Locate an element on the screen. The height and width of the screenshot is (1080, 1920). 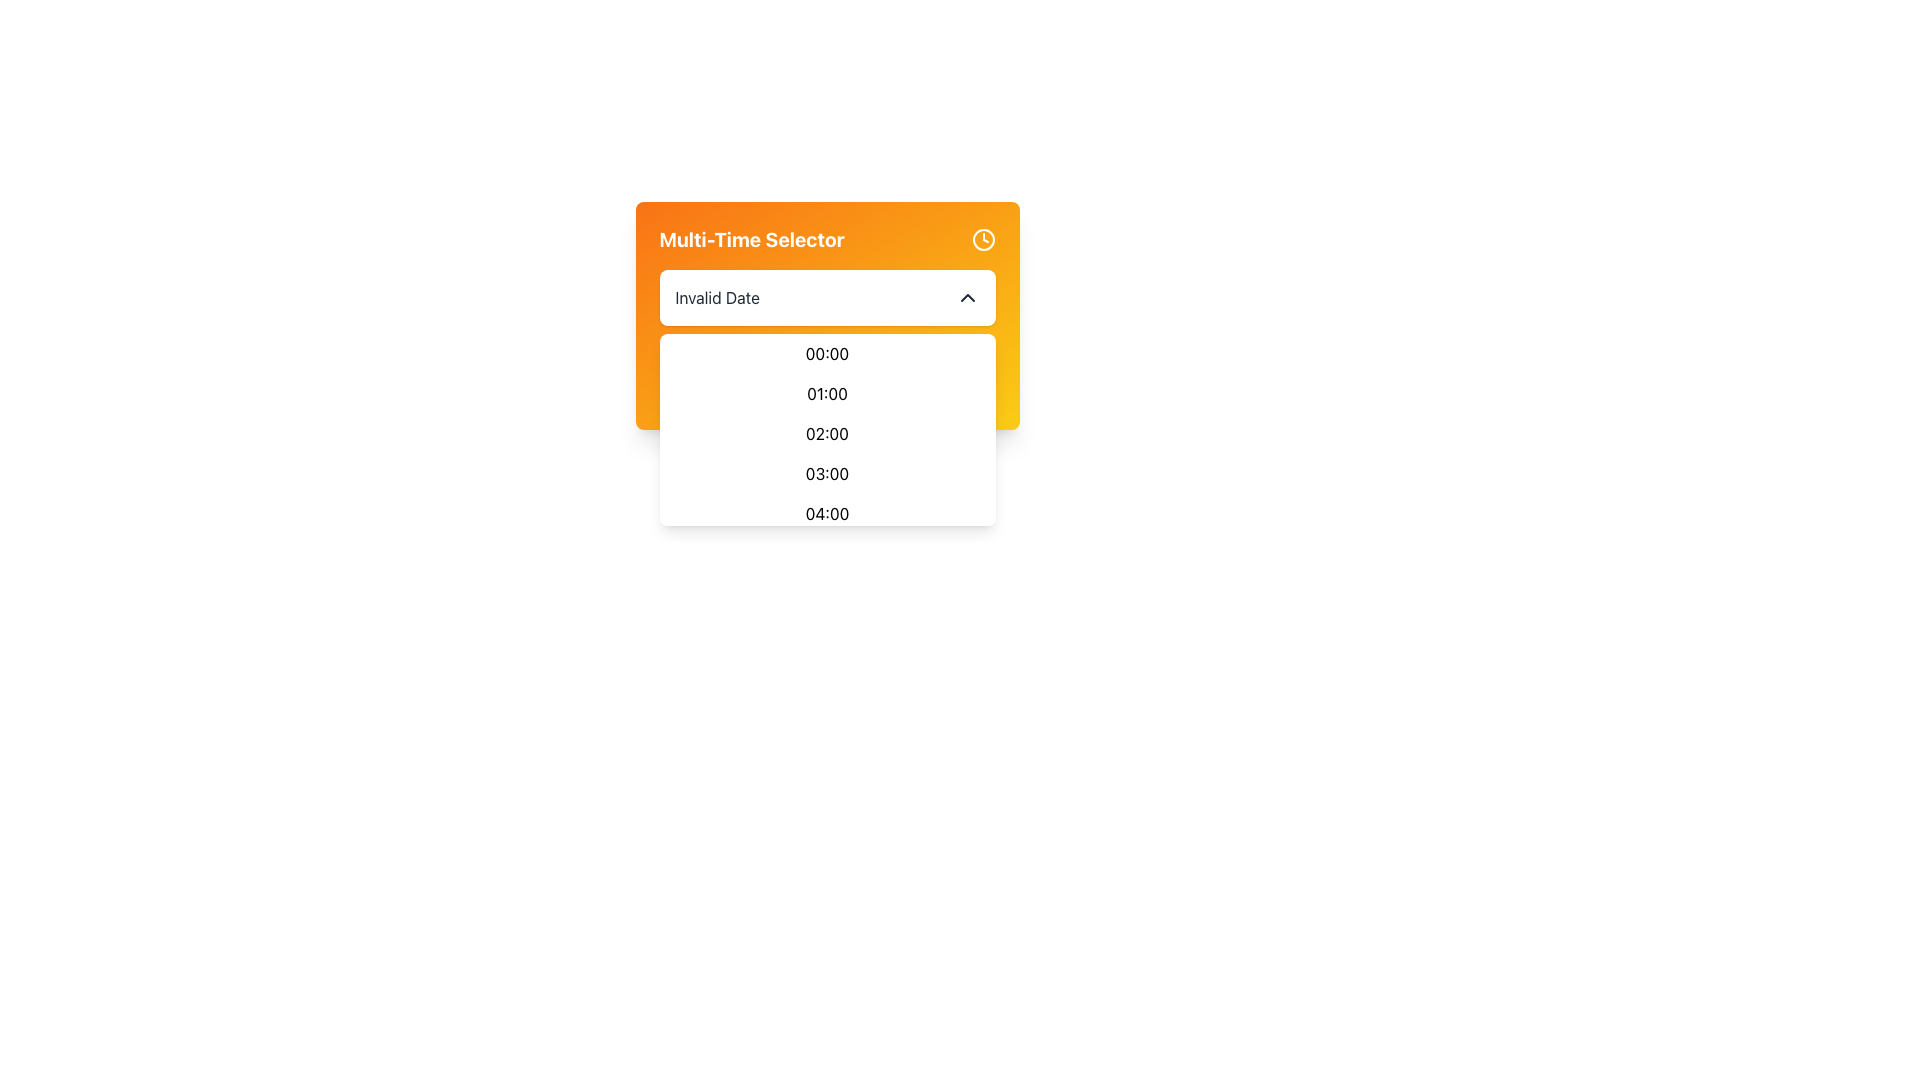
the dropdown menu labeled 'Invalid Date' below the 'Multi-Time Selector' title is located at coordinates (827, 297).